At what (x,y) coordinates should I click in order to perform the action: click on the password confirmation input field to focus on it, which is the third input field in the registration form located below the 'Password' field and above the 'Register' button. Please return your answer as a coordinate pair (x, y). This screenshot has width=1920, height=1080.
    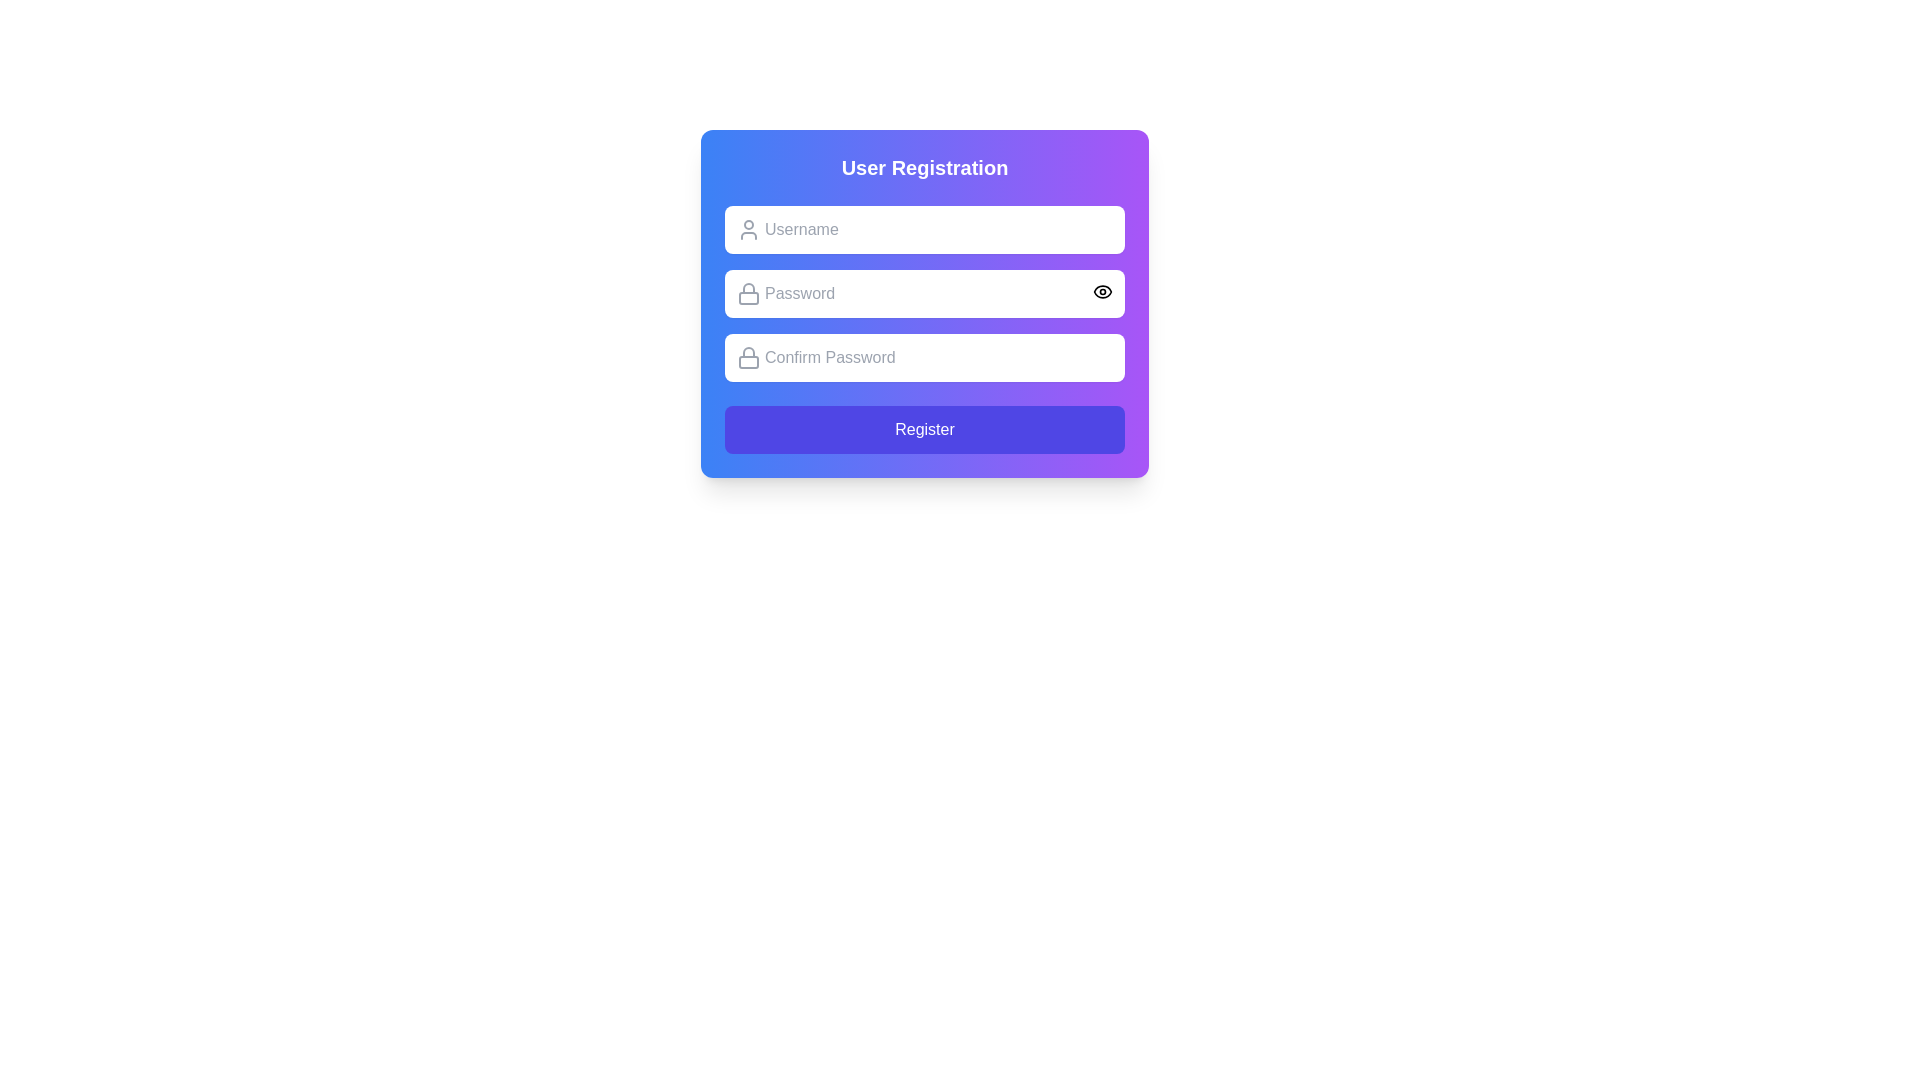
    Looking at the image, I should click on (924, 357).